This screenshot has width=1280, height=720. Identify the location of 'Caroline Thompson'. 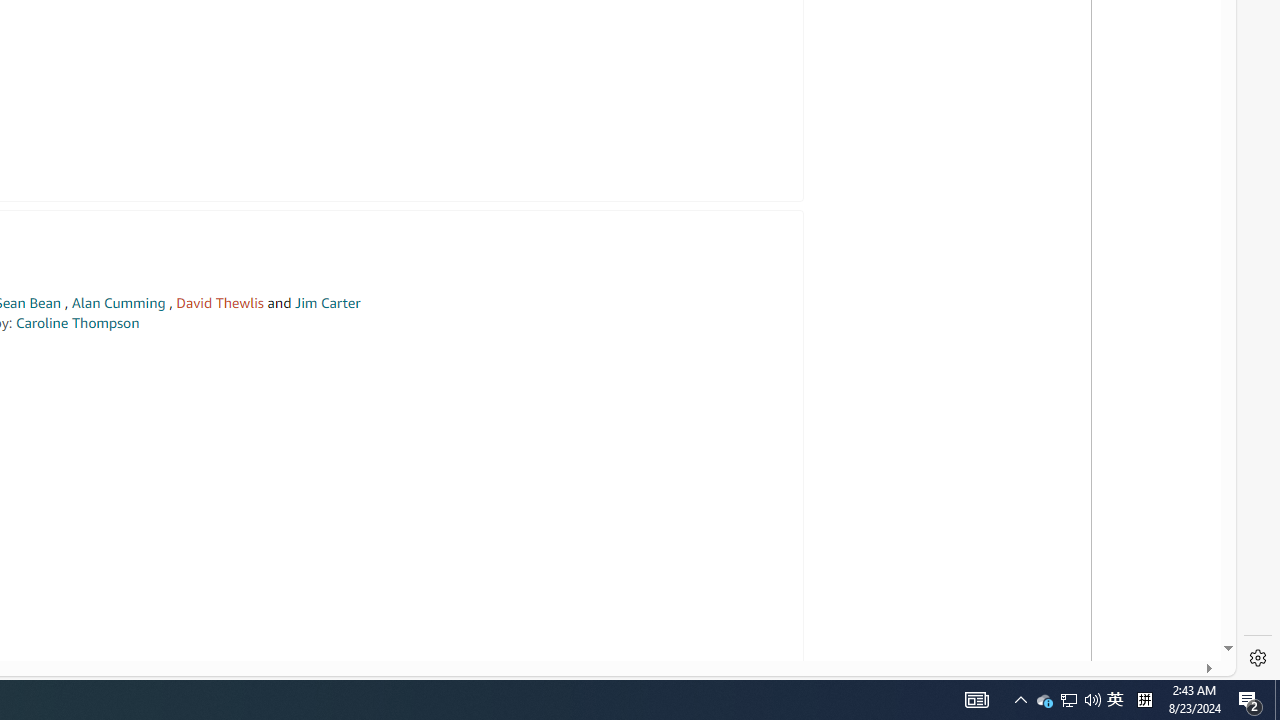
(77, 322).